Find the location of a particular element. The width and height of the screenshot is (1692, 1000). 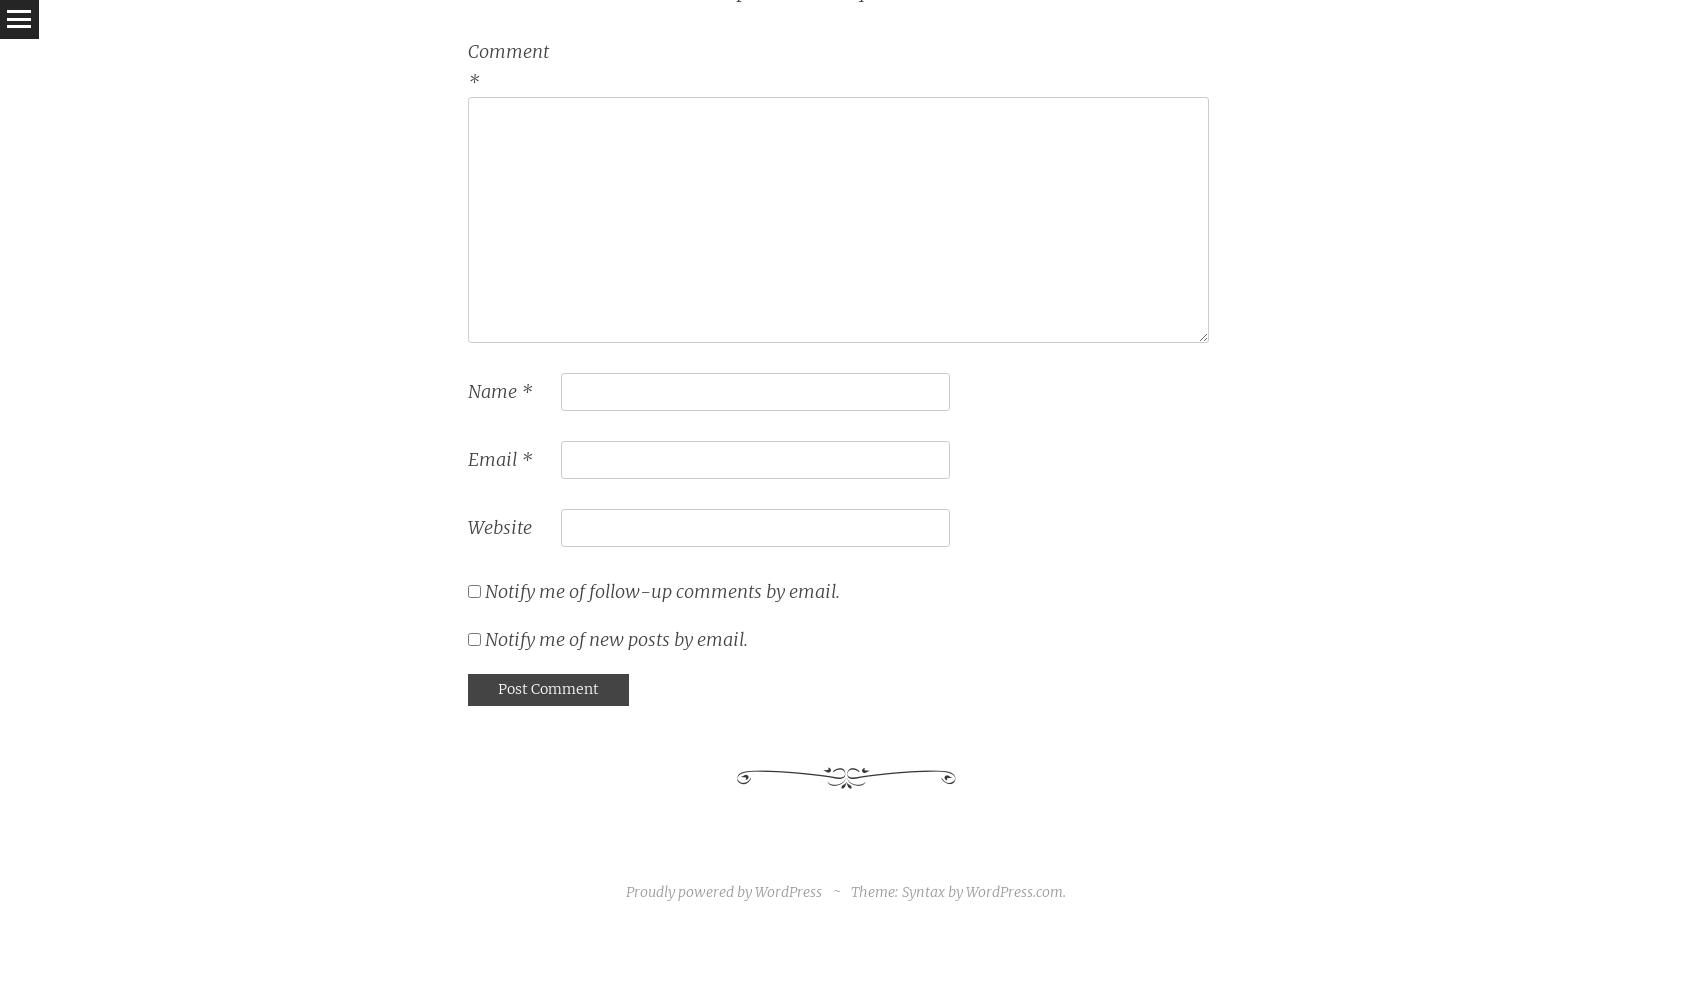

'Notify me of follow-up comments by email.' is located at coordinates (483, 590).